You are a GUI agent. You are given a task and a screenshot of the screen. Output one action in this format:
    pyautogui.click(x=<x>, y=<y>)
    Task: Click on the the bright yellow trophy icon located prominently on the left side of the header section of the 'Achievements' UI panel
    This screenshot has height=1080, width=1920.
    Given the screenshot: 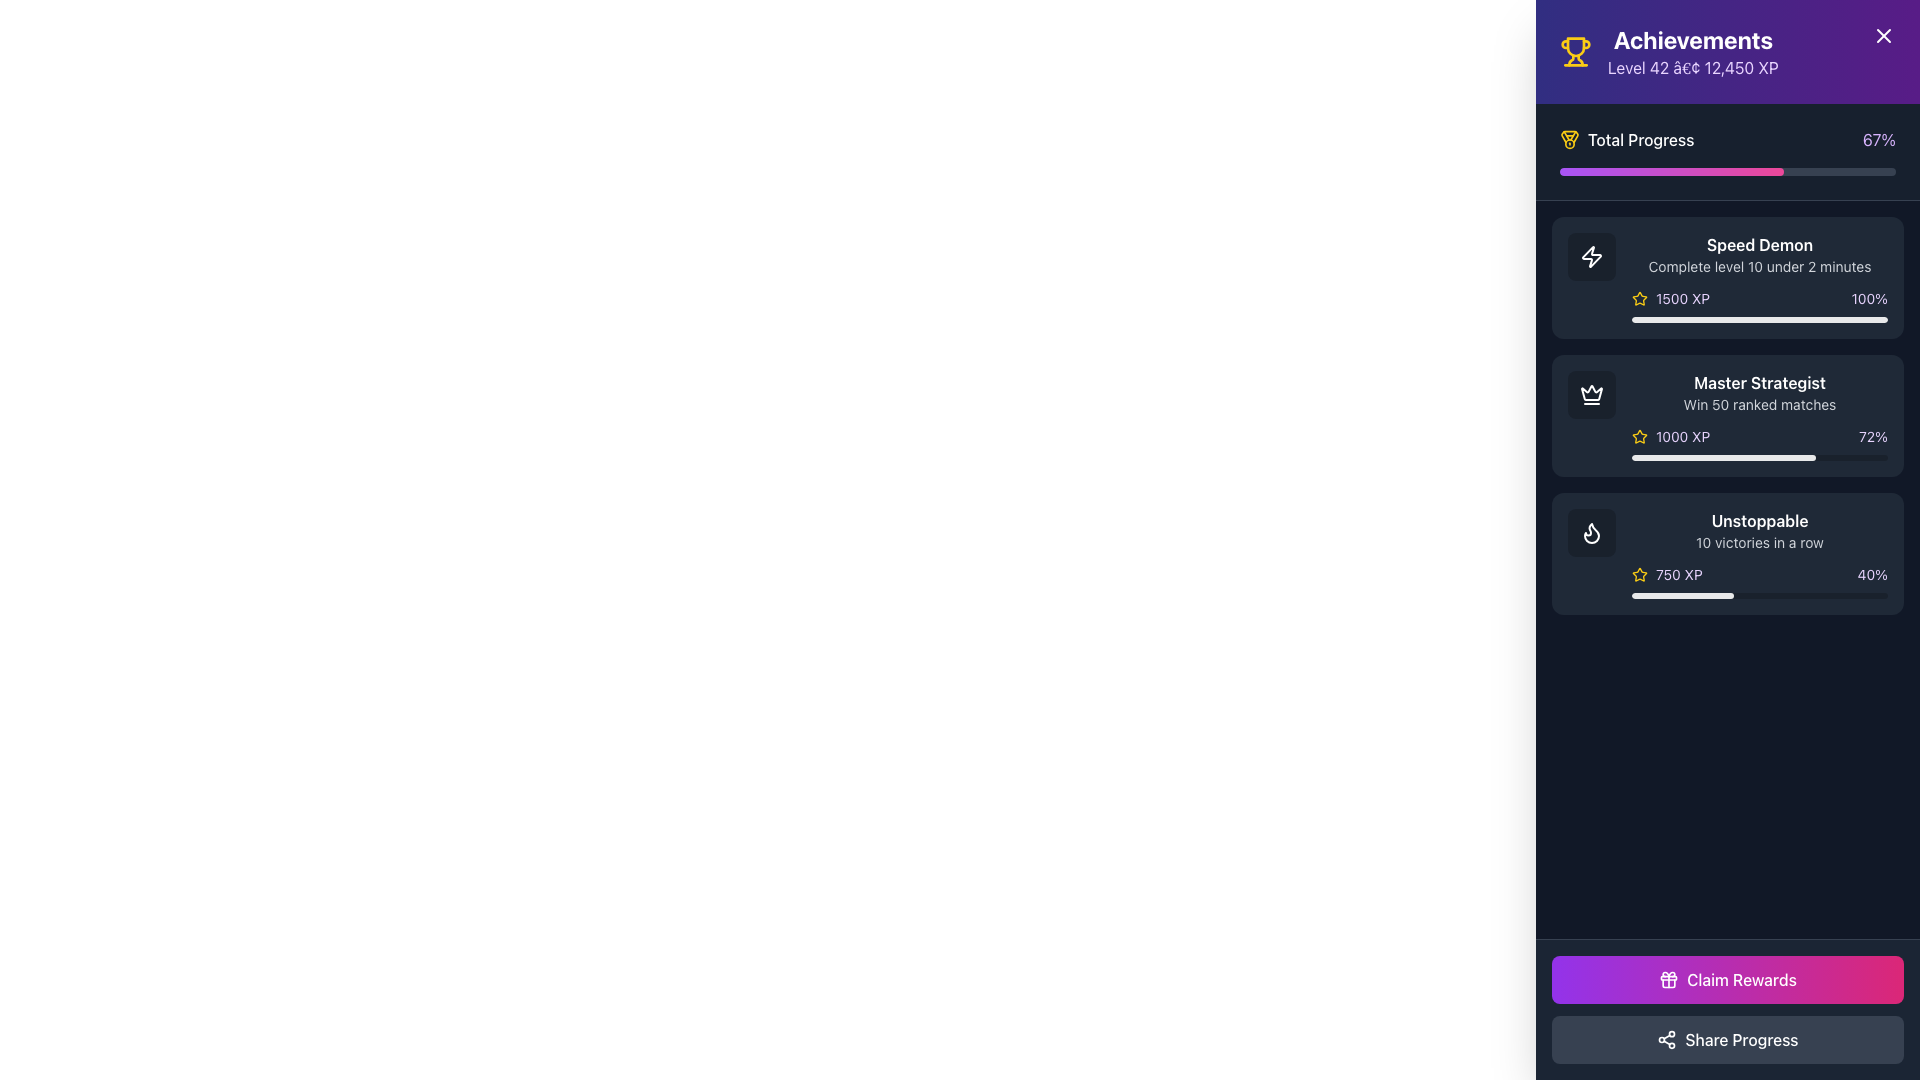 What is the action you would take?
    pyautogui.click(x=1574, y=50)
    